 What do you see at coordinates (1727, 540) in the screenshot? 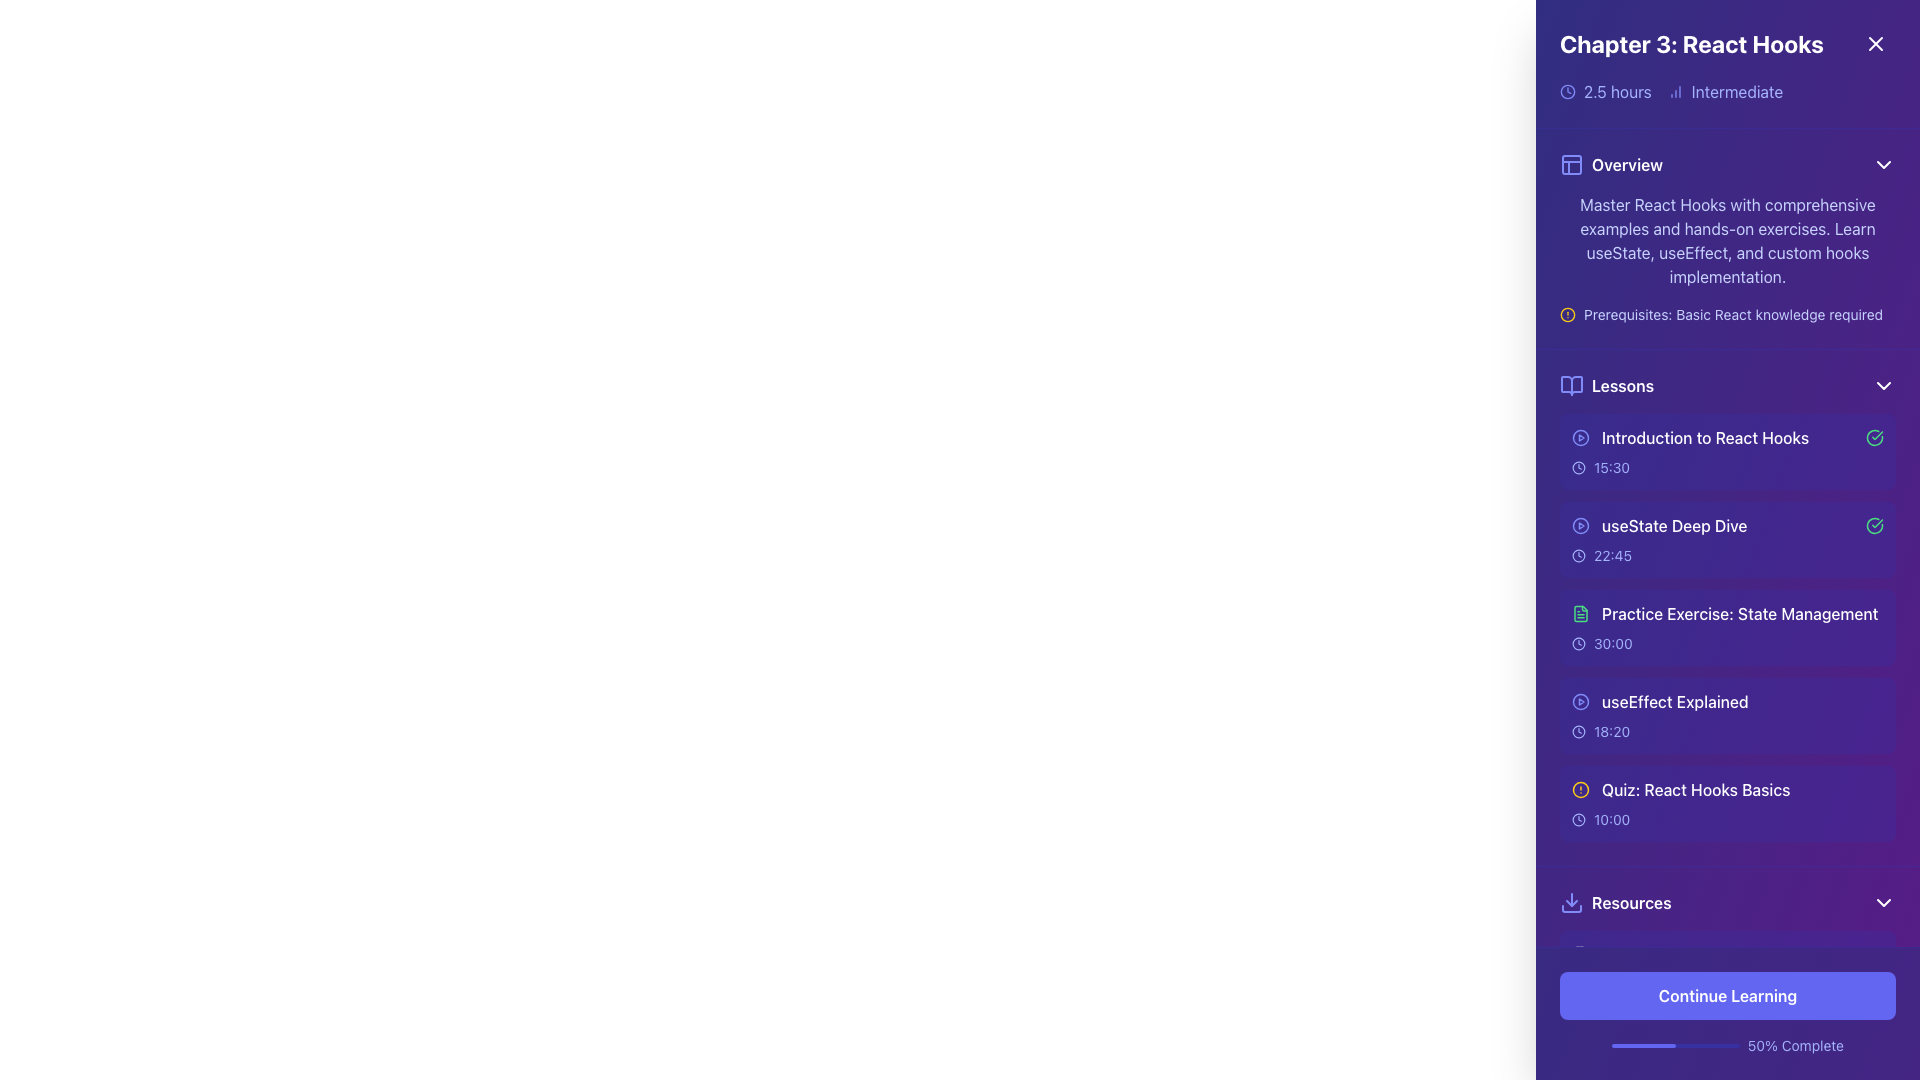
I see `the 'useState Deep Dive' lesson card/button located in the 'Lessons' section` at bounding box center [1727, 540].